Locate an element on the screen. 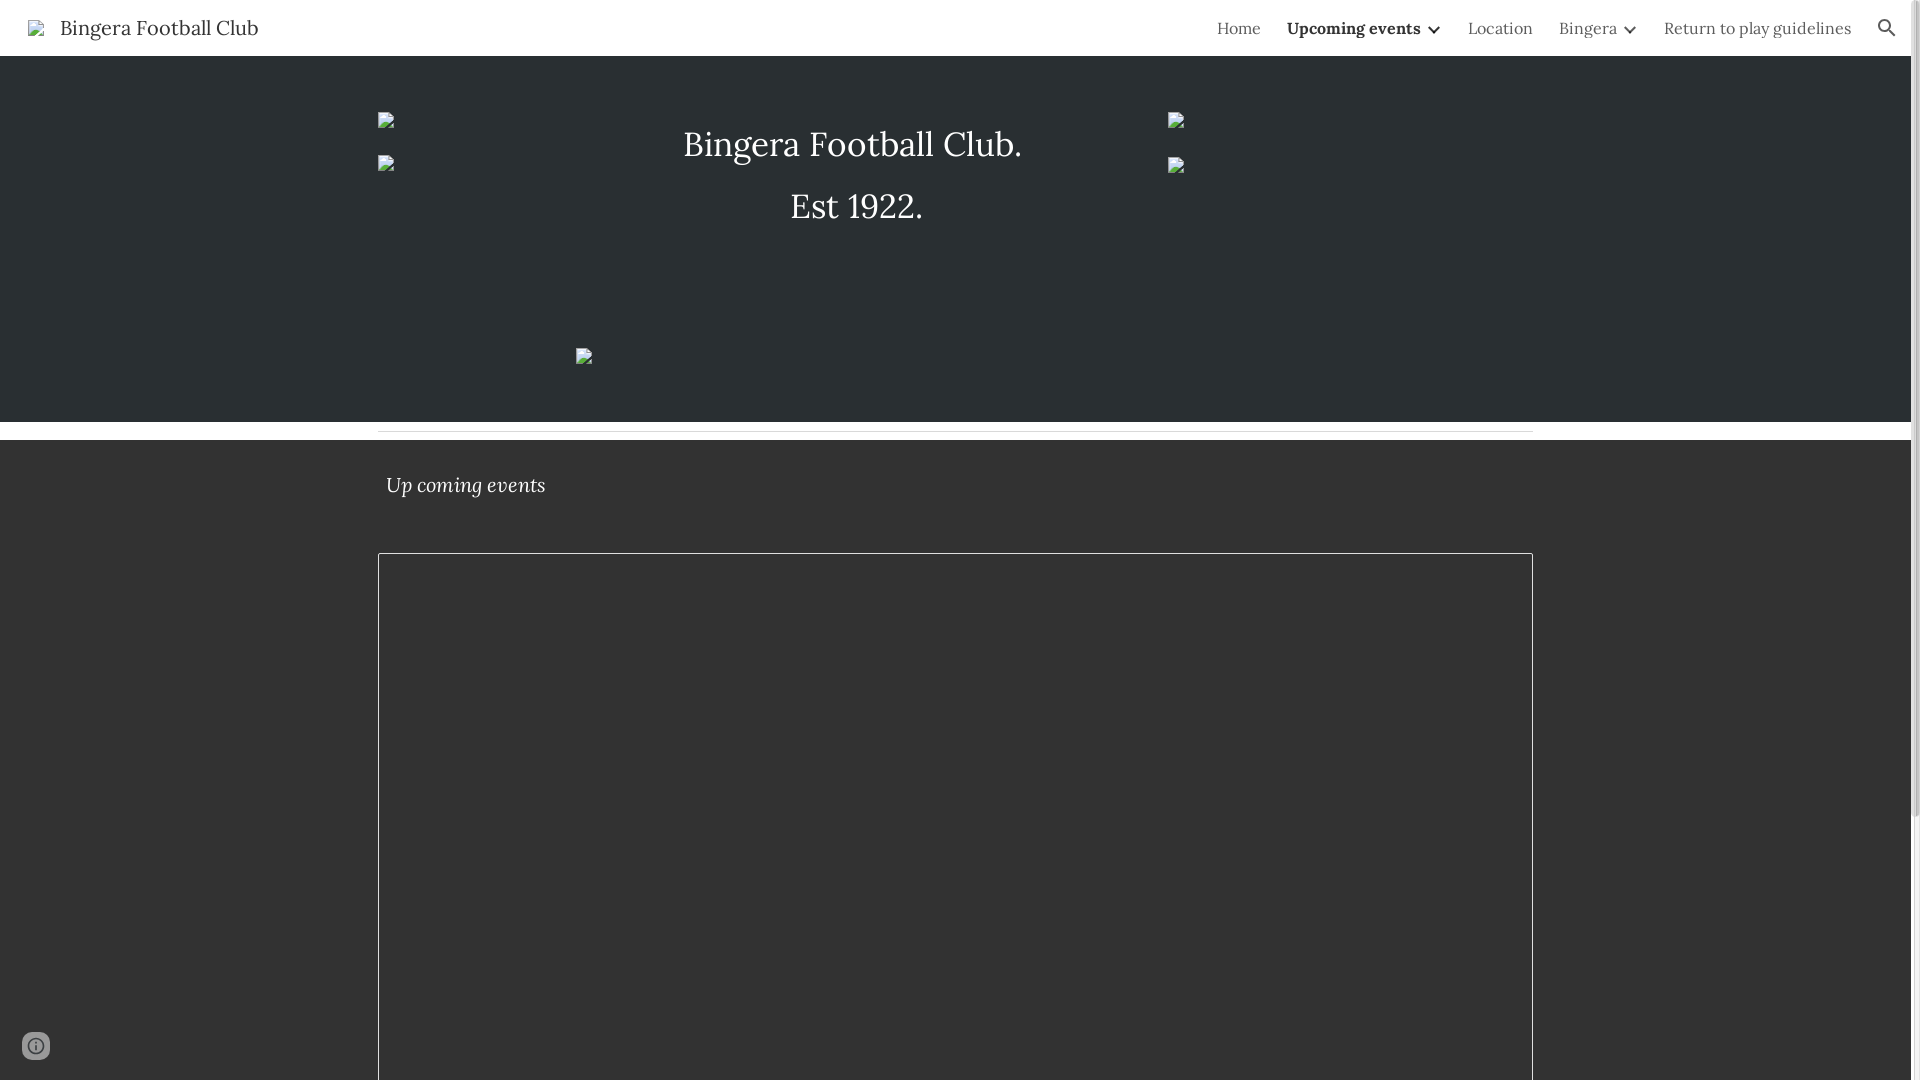 This screenshot has width=1920, height=1080. 'Upcoming events' is located at coordinates (1353, 27).